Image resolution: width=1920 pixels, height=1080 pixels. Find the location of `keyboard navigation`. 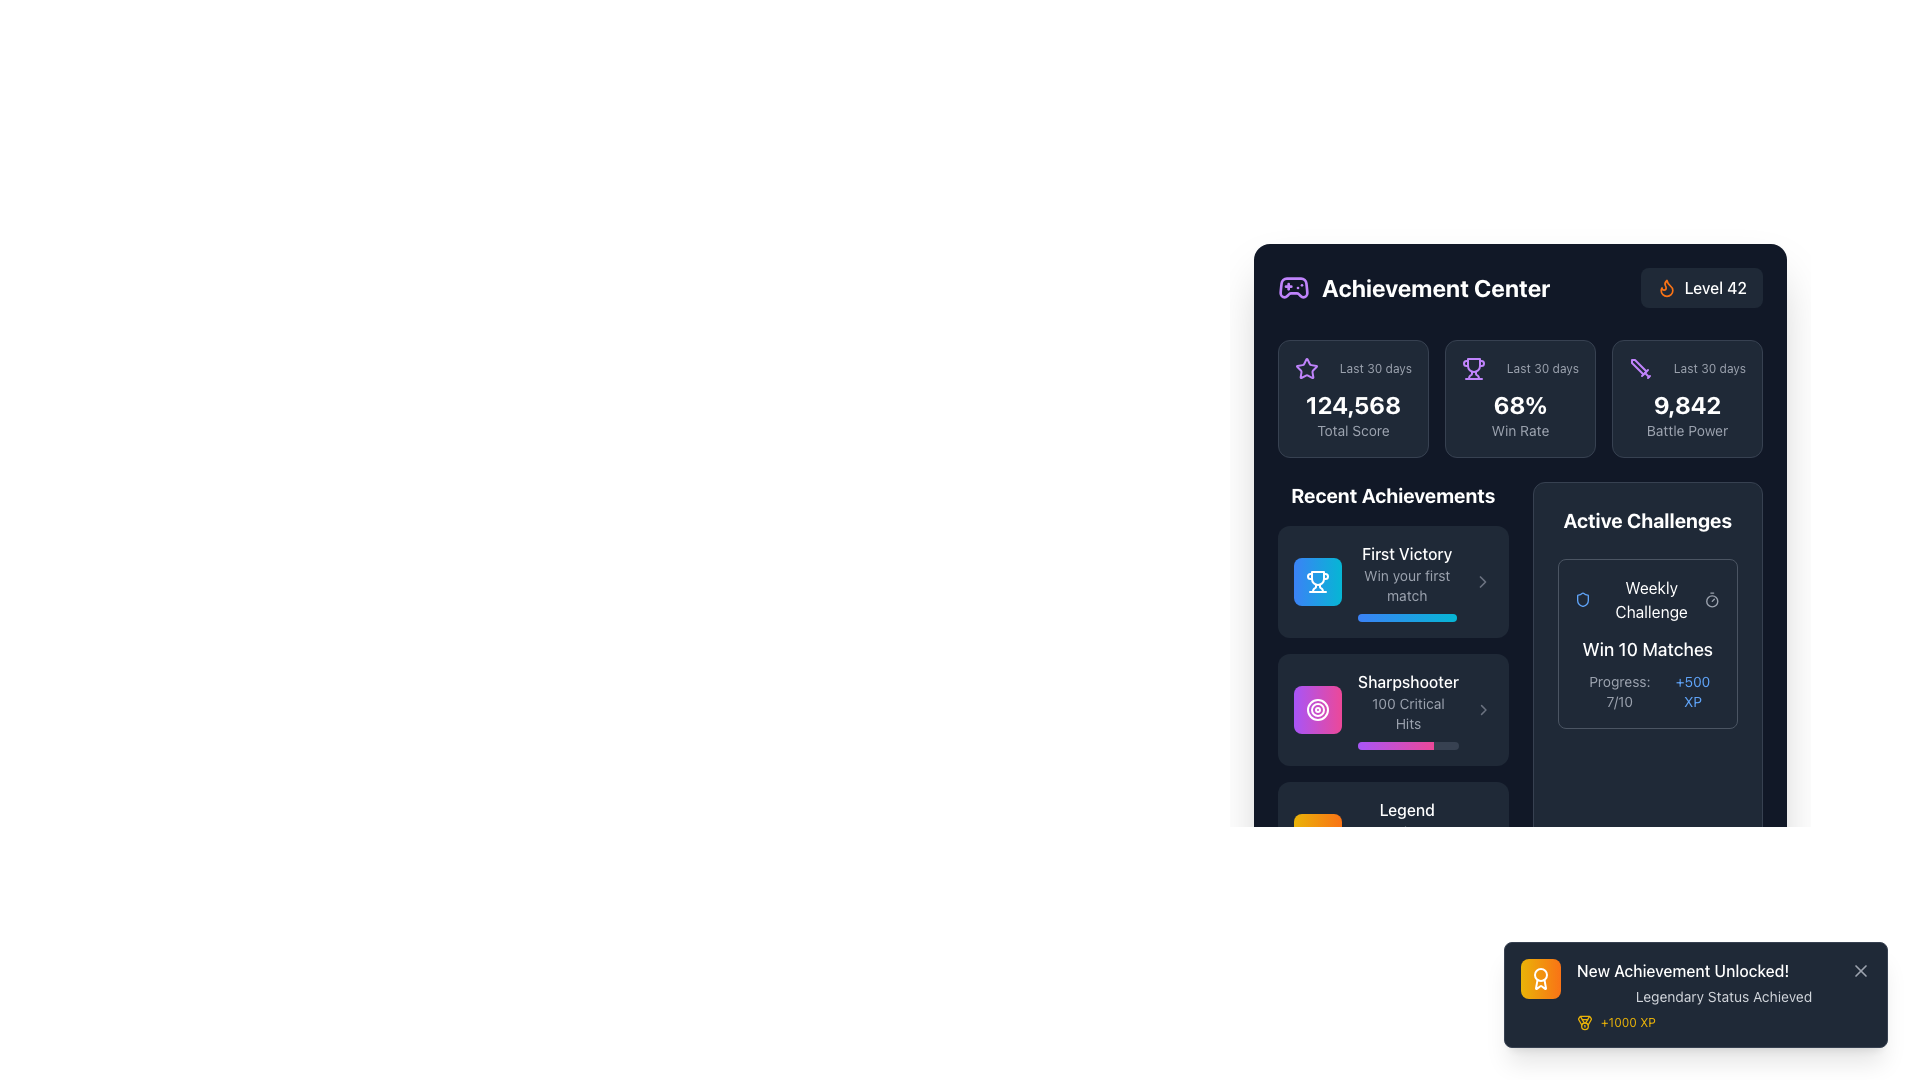

keyboard navigation is located at coordinates (1482, 582).